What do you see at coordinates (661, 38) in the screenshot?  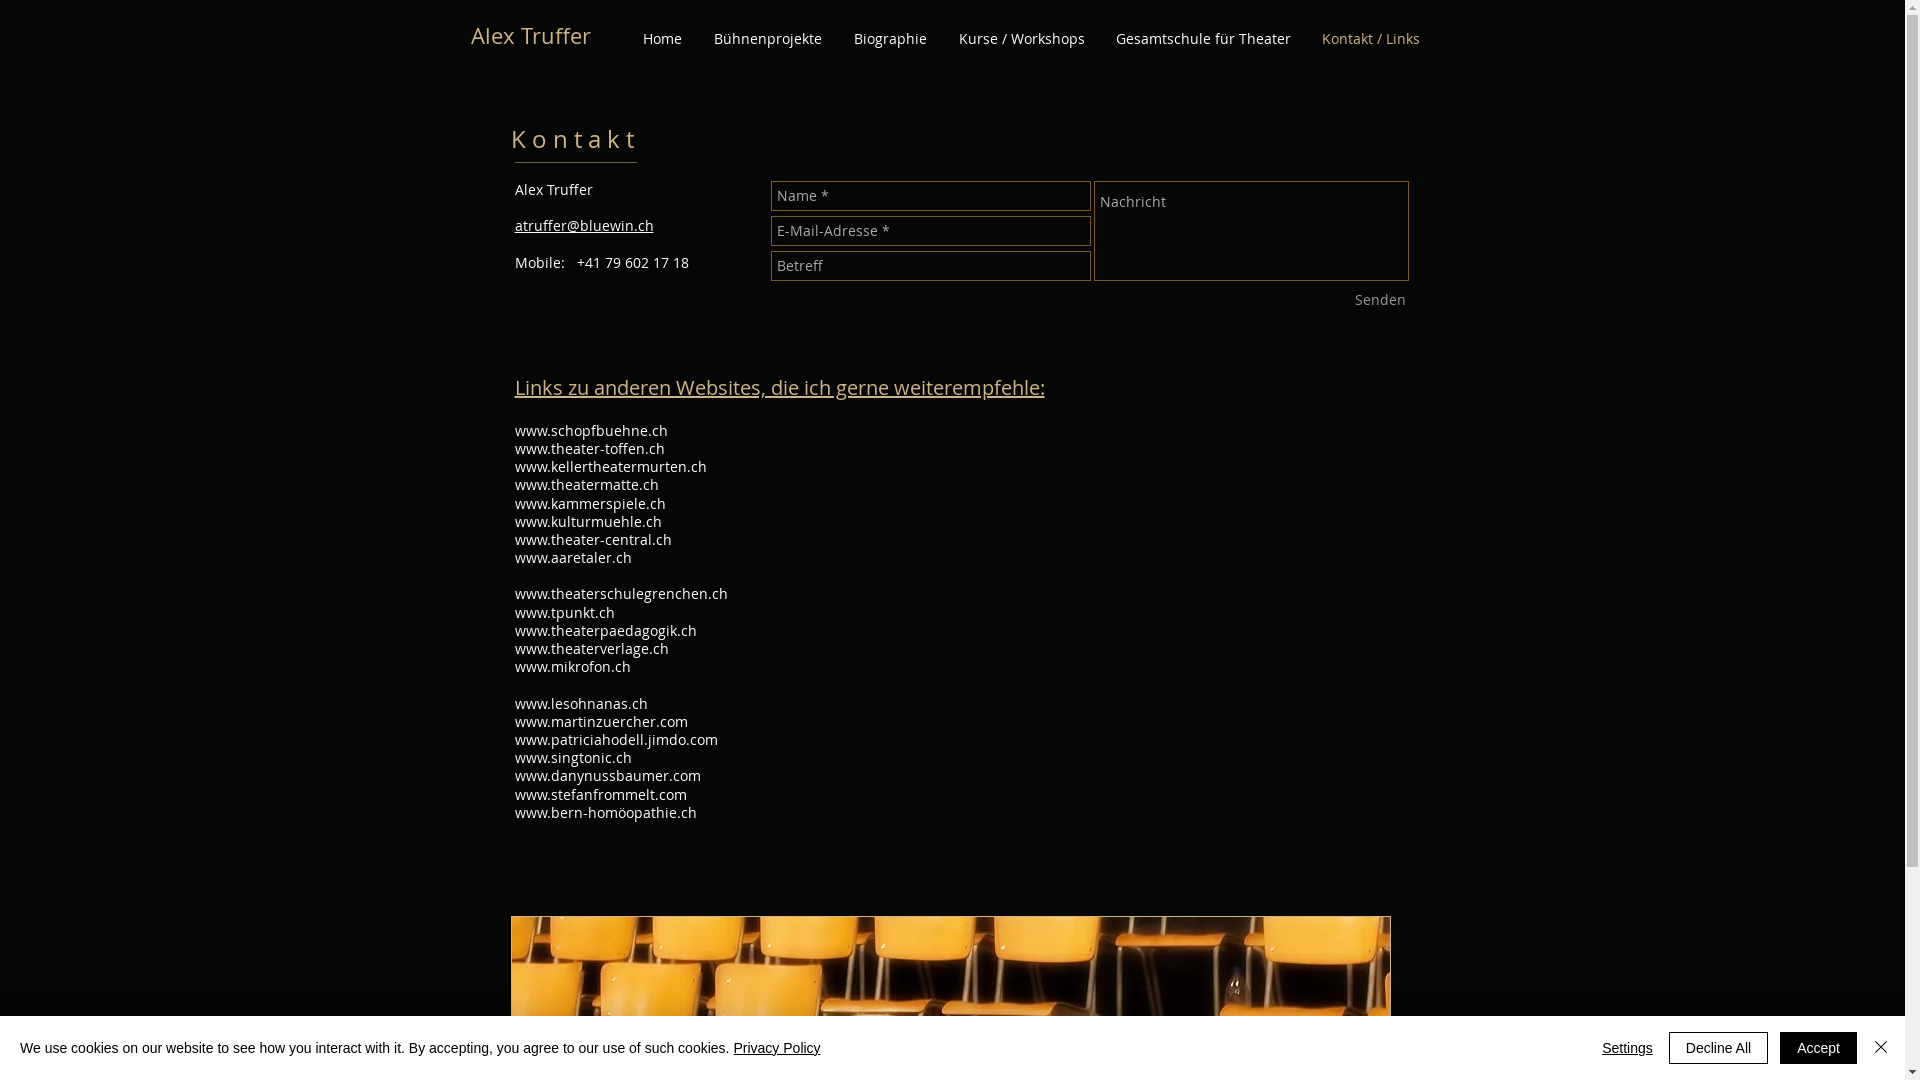 I see `'Home'` at bounding box center [661, 38].